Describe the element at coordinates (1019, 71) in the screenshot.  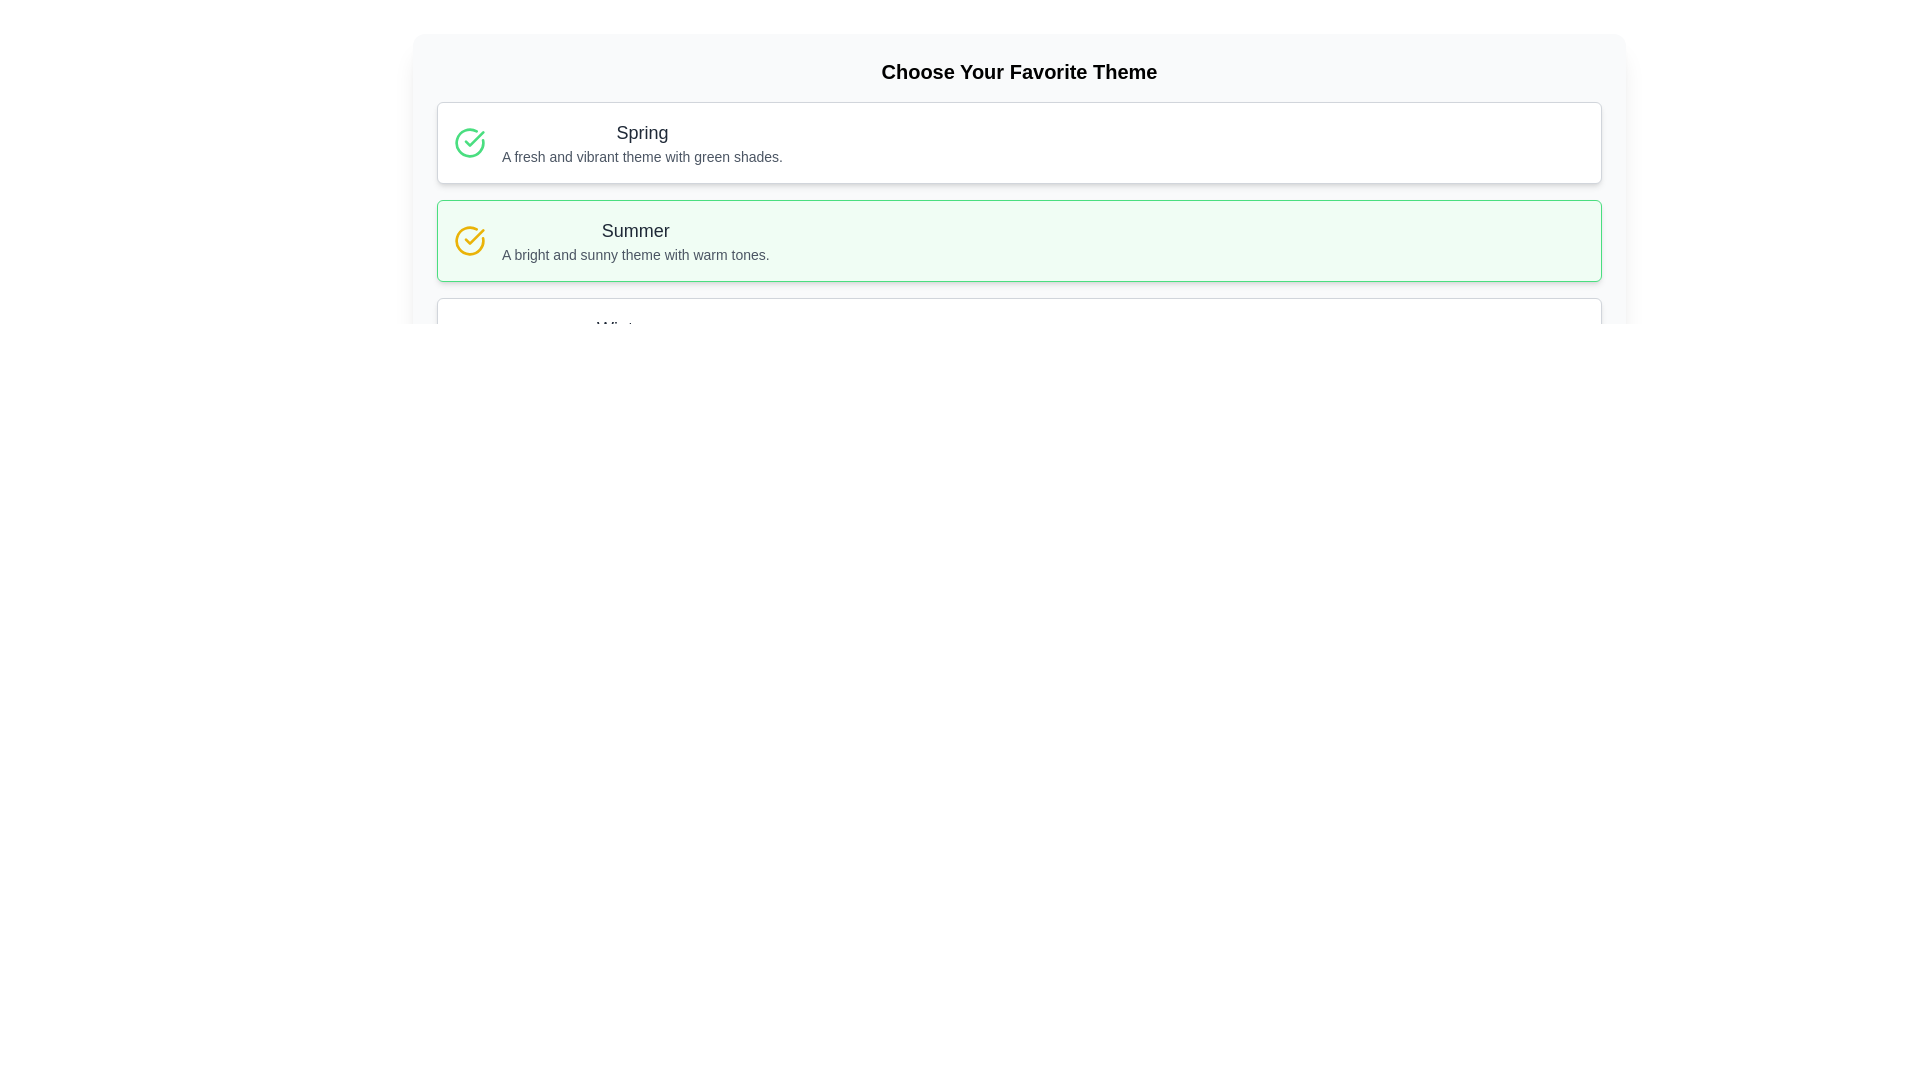
I see `bold header text 'Choose Your Favorite Theme' which is centered at the top of the theme selection interface` at that location.